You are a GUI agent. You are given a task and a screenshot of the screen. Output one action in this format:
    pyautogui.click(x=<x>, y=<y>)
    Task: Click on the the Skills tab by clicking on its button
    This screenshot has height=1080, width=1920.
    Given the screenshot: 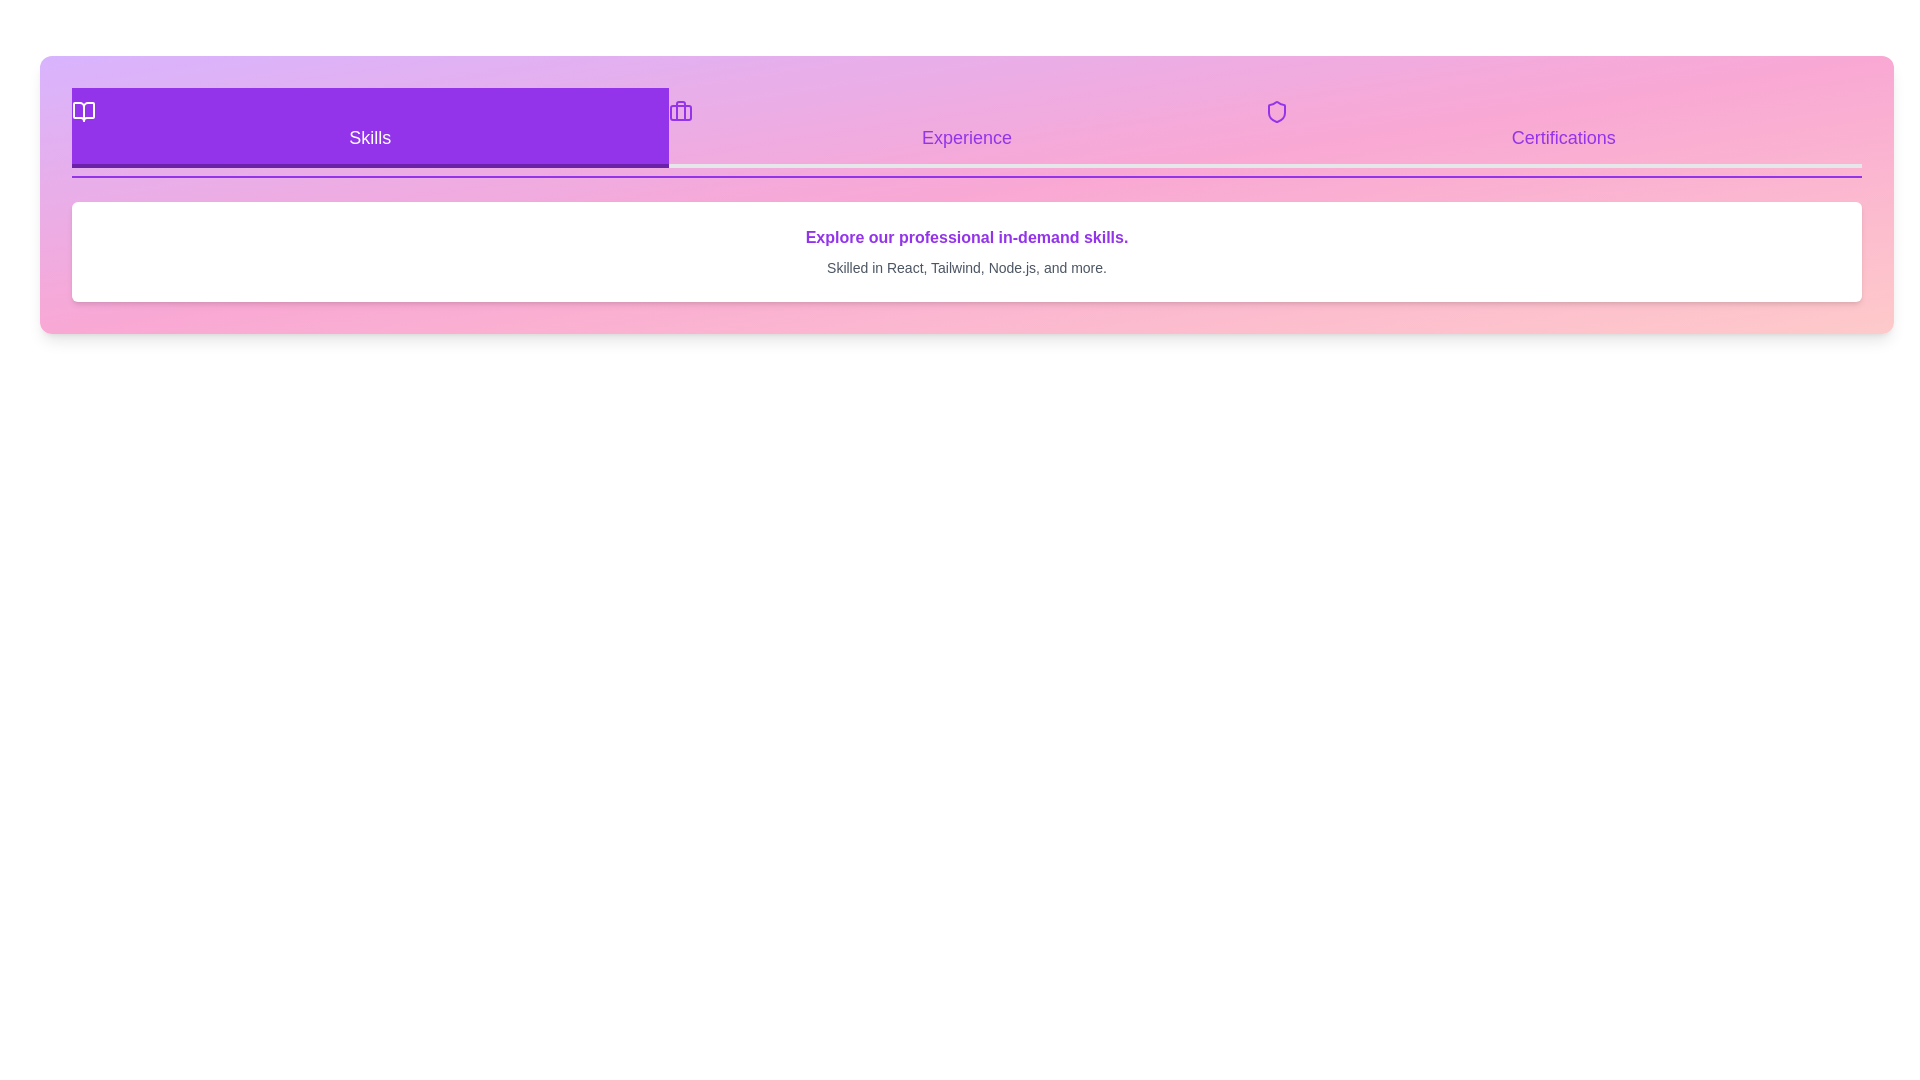 What is the action you would take?
    pyautogui.click(x=369, y=127)
    